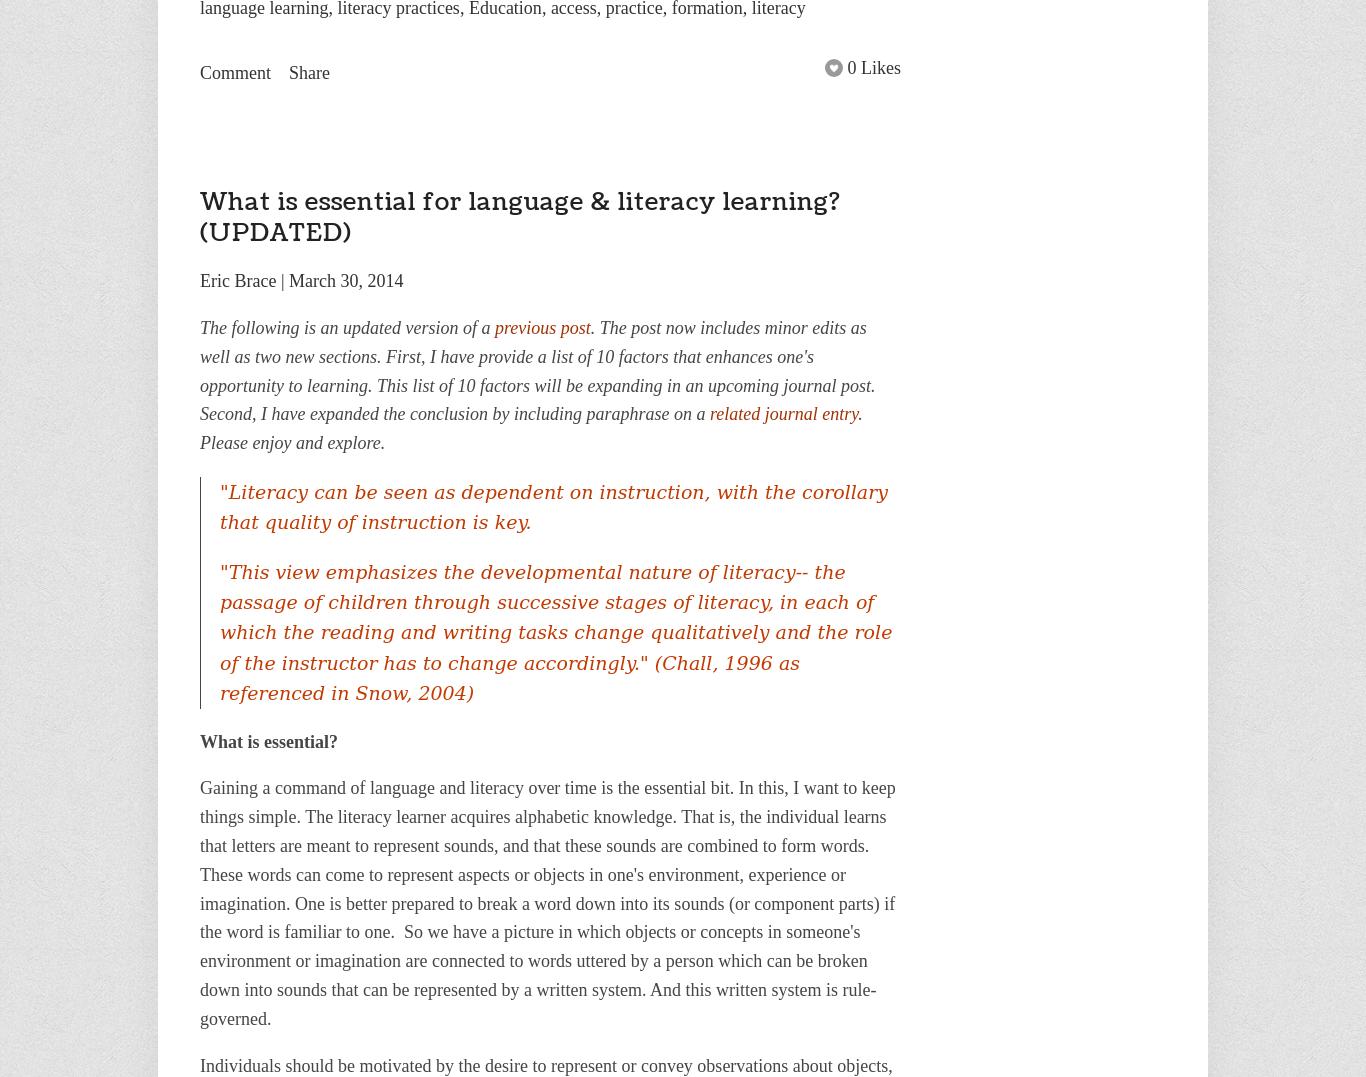 The image size is (1366, 1077). I want to click on 'What is essential for language & literacy learning? (UPDATED)', so click(520, 216).